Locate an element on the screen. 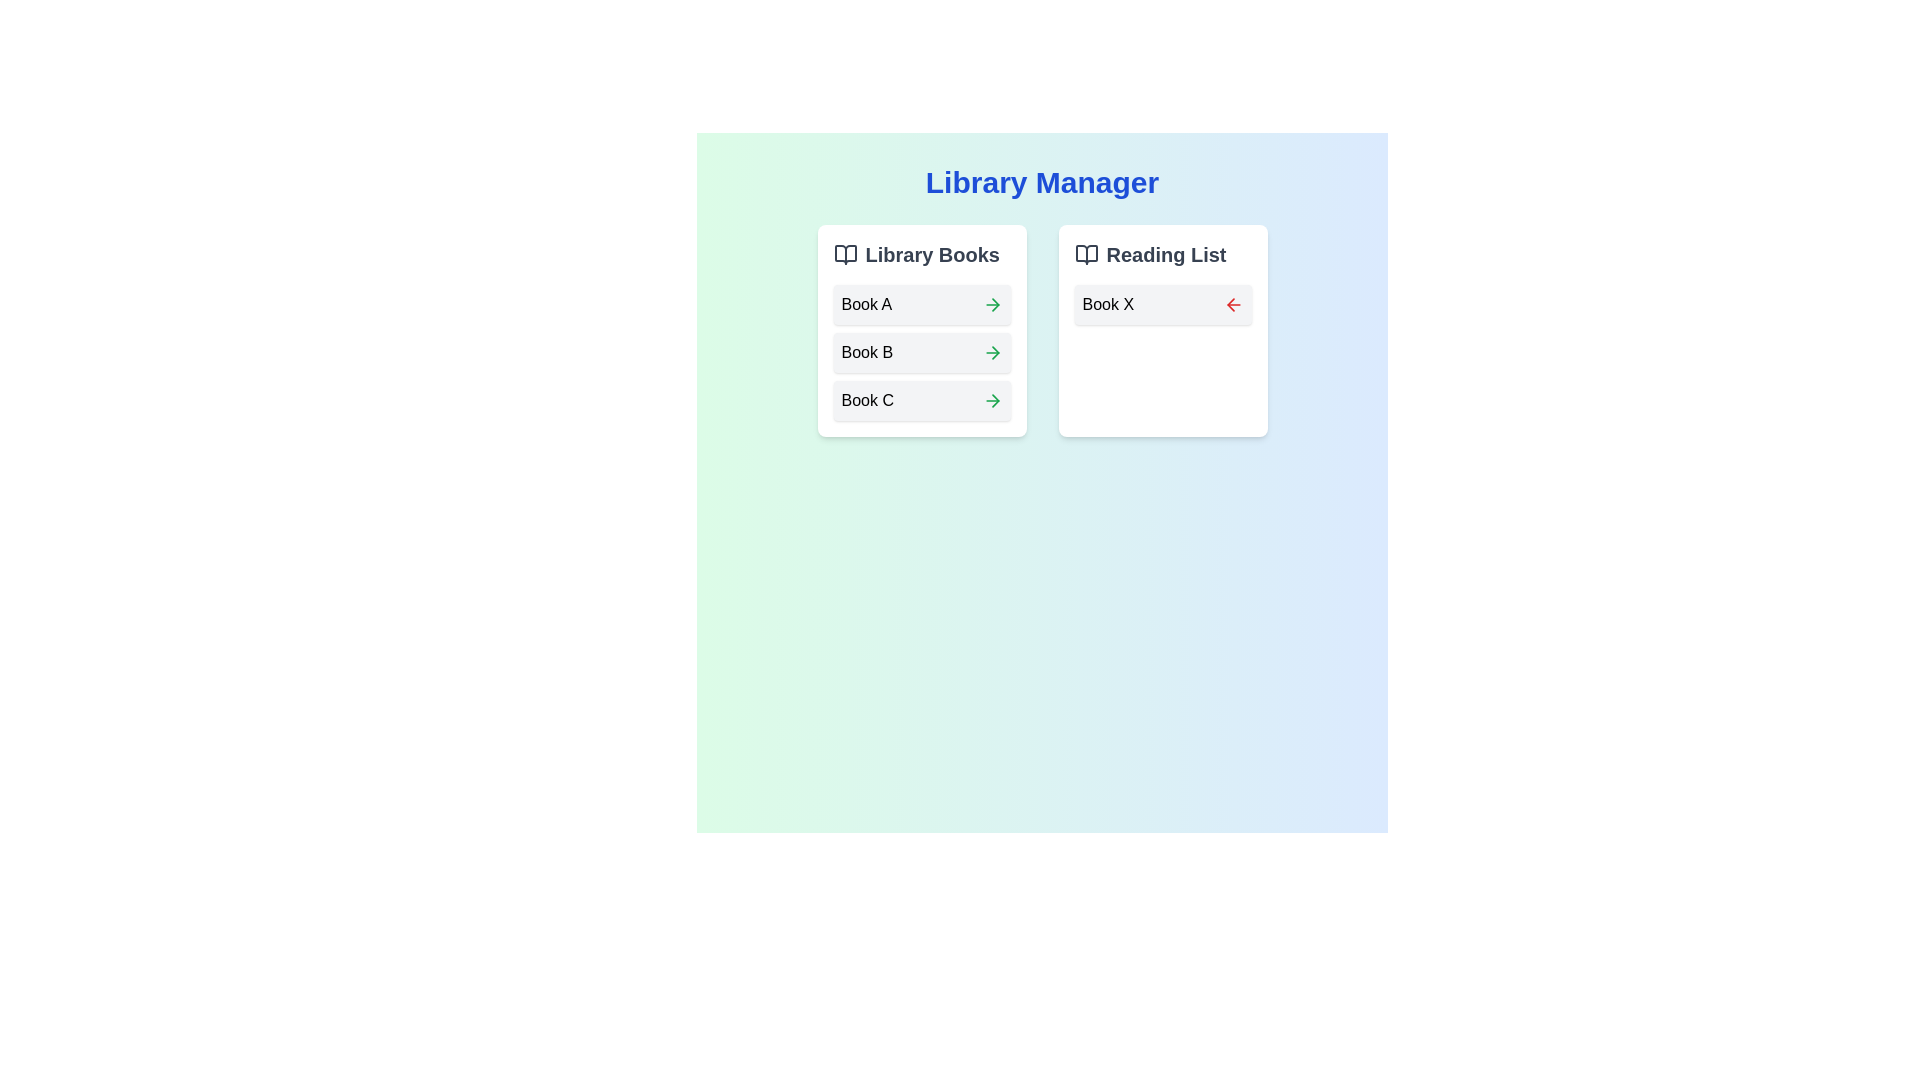 This screenshot has width=1920, height=1080. the right-facing arrow button next to the 'Book A' entry in the 'Library Books' list to interact with it is located at coordinates (992, 304).